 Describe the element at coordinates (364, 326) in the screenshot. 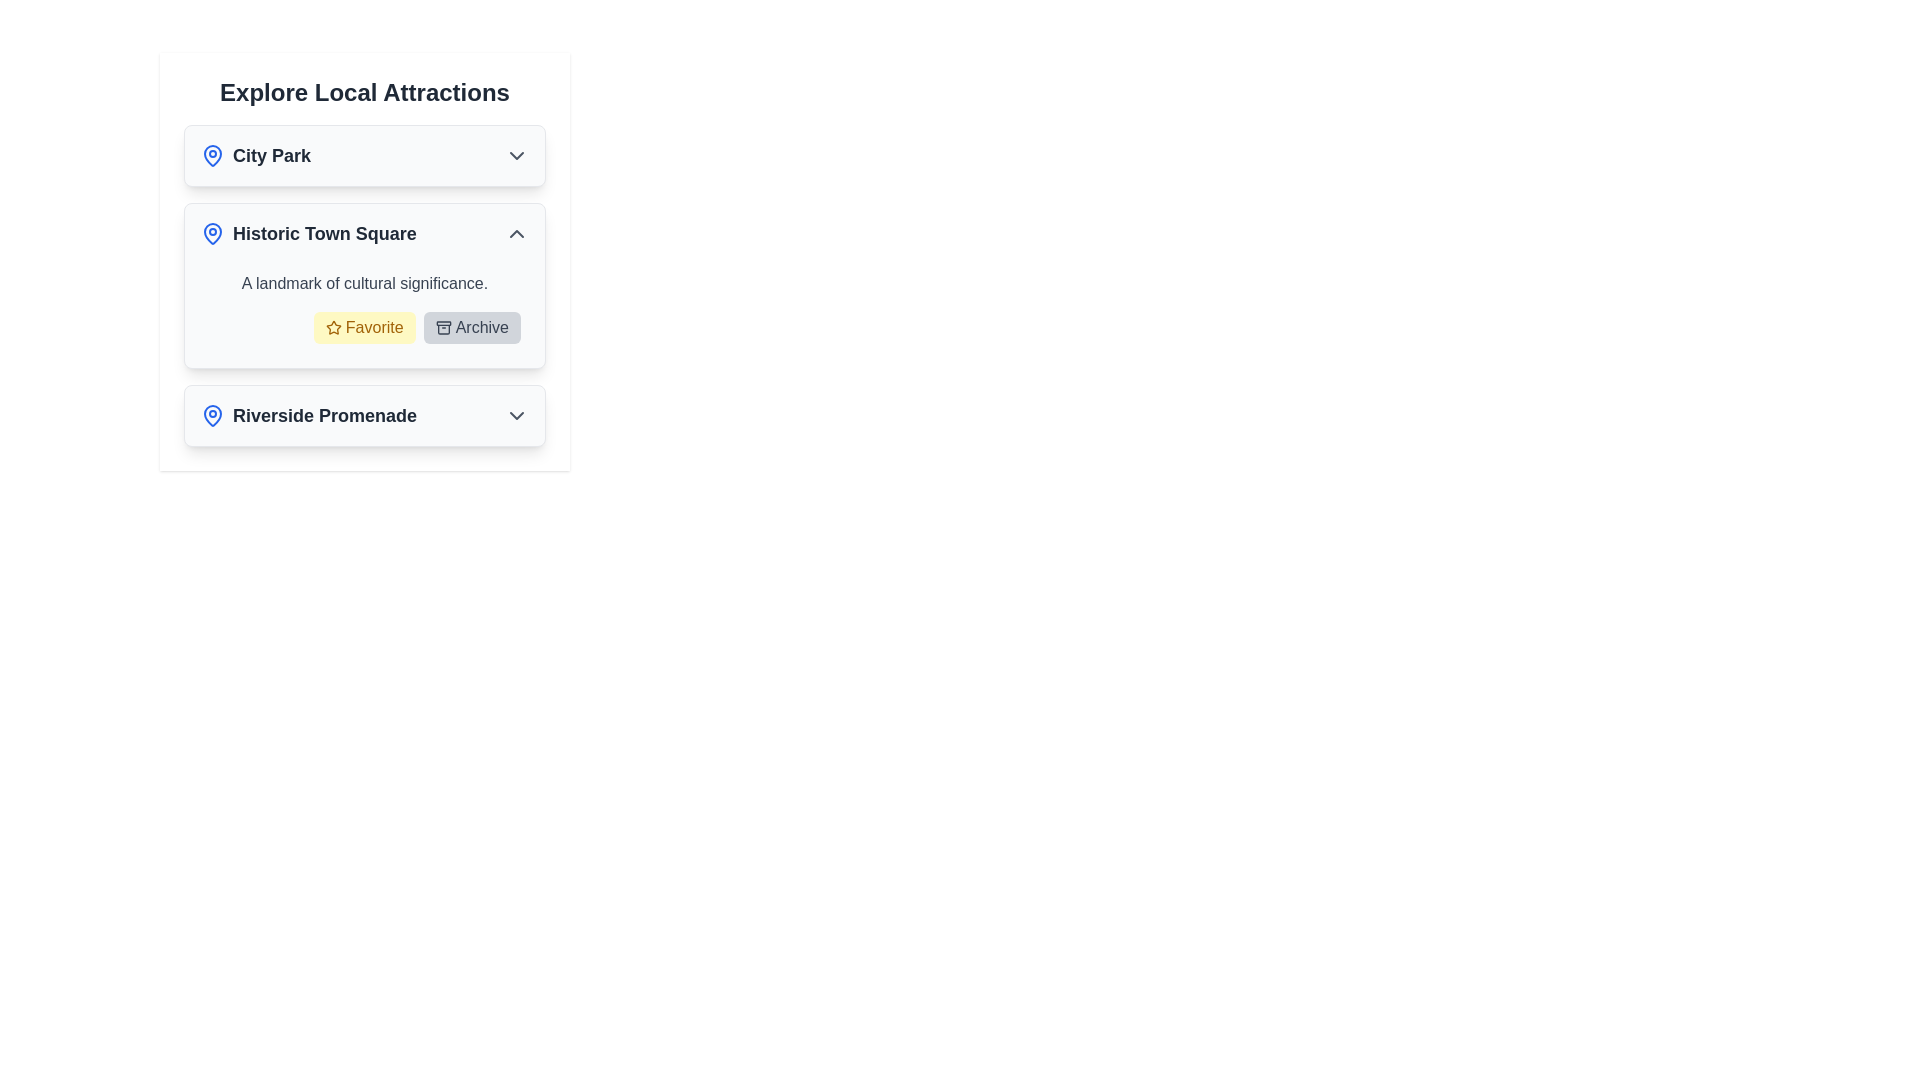

I see `the favorite button for the 'Historic Town Square' item located under 'Explore Local Attractions'` at that location.